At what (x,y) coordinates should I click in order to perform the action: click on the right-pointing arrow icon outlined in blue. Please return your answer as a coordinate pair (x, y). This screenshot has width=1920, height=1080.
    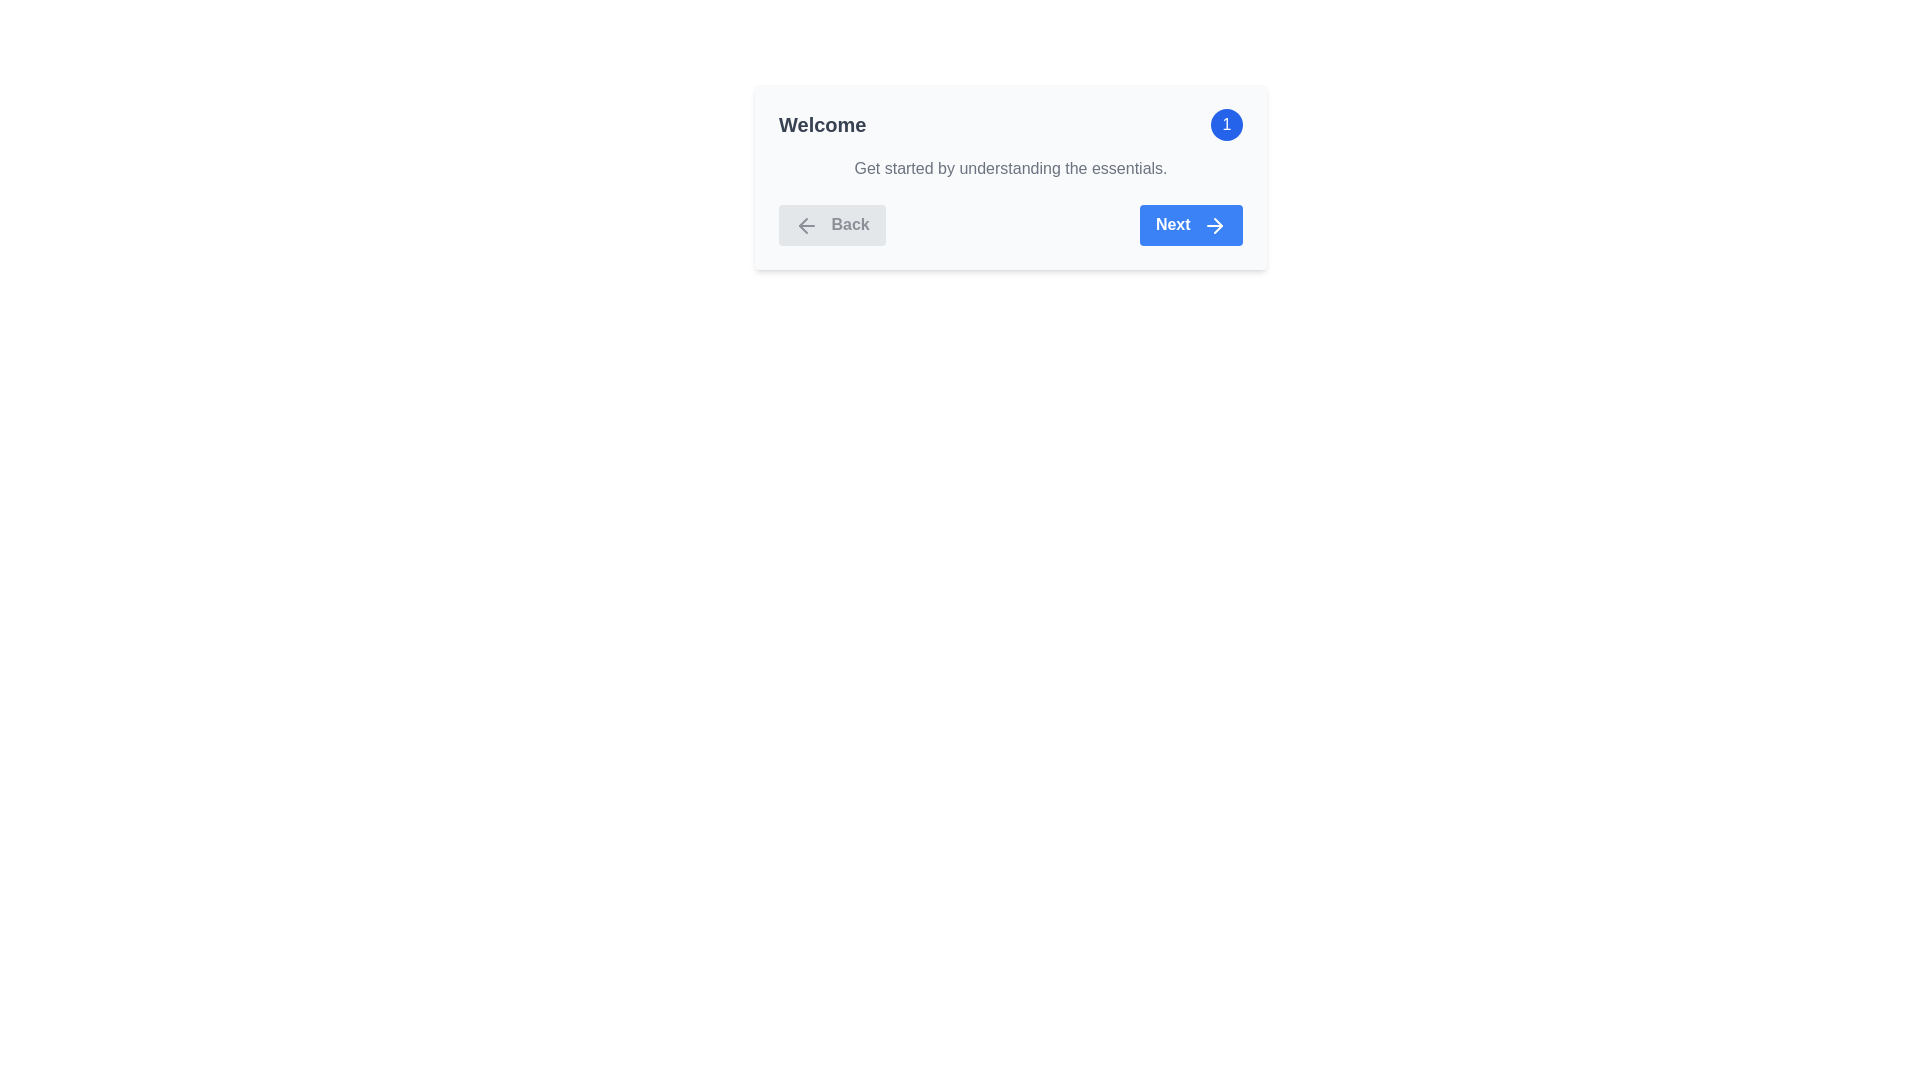
    Looking at the image, I should click on (1213, 225).